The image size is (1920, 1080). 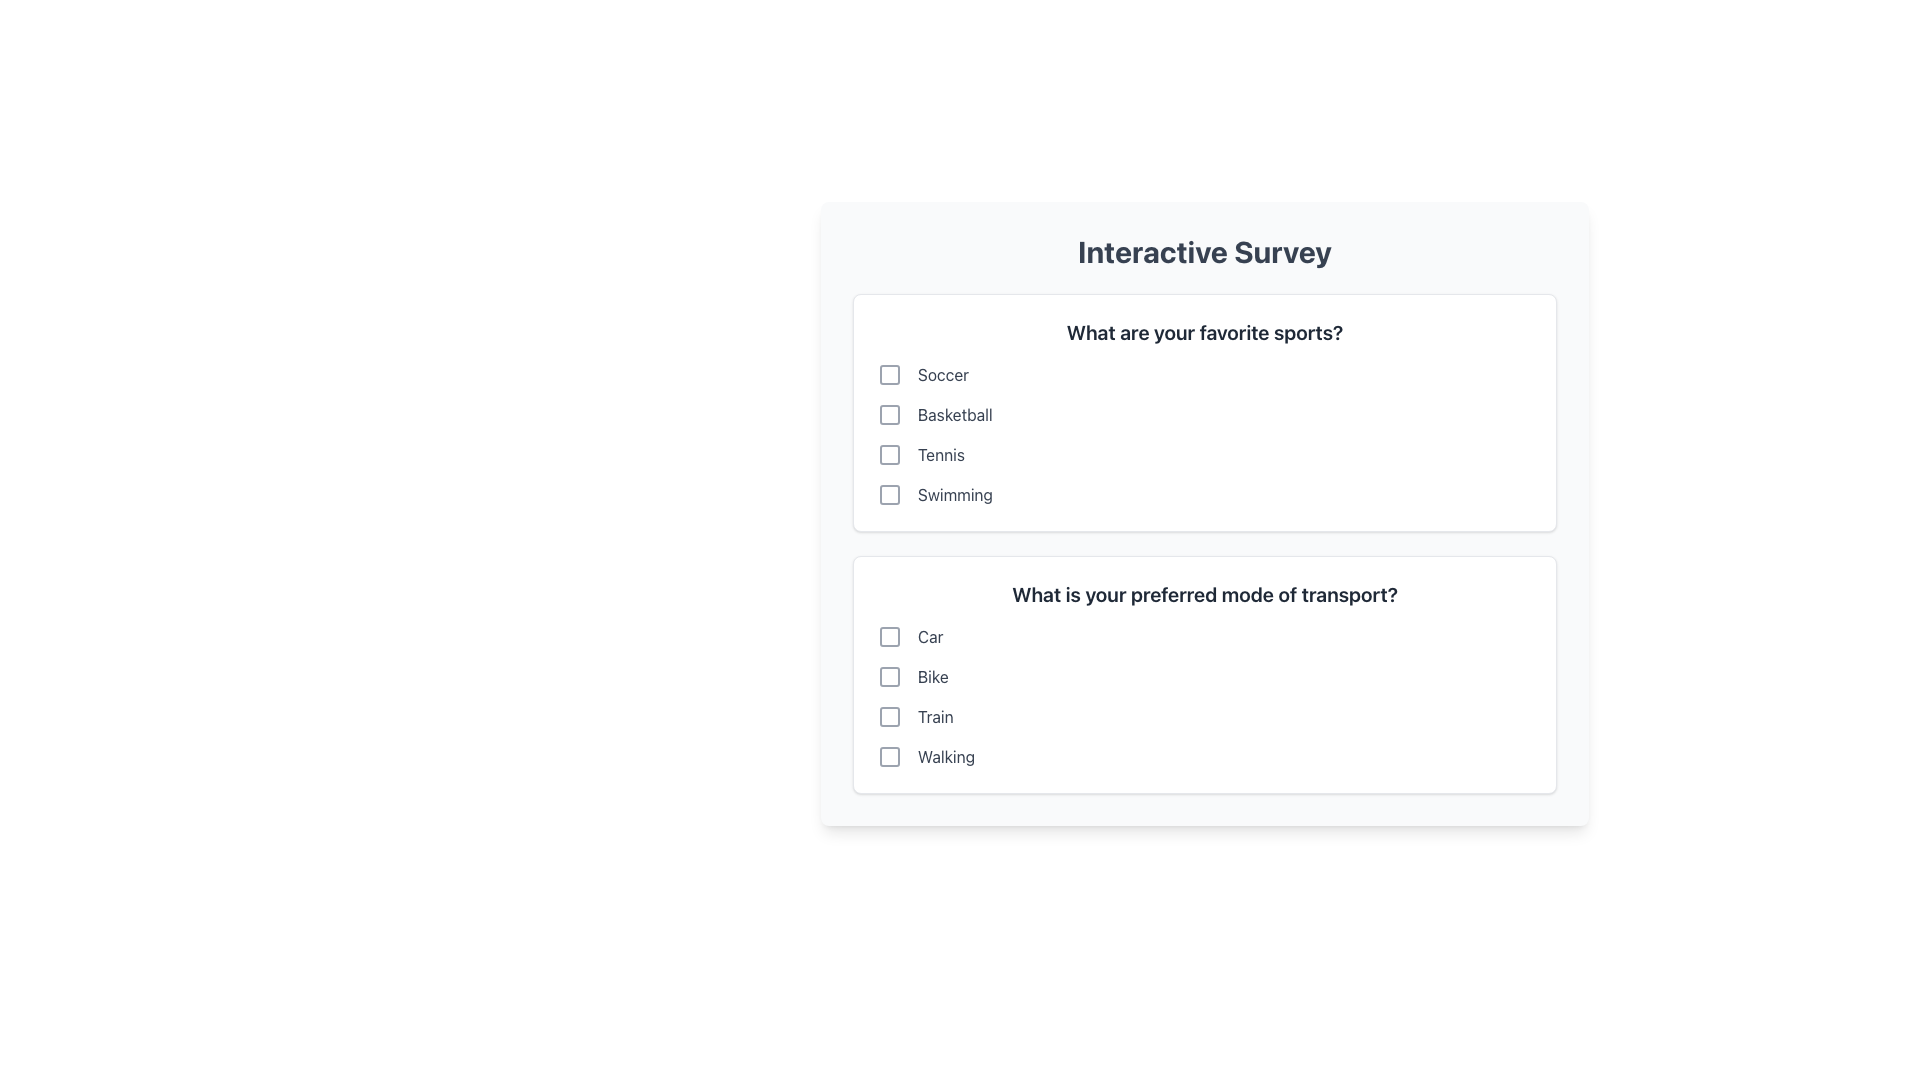 What do you see at coordinates (932, 676) in the screenshot?
I see `the text label displaying 'Bike', which is part of the transport options in the survey form, located between 'Car' and 'Train'` at bounding box center [932, 676].